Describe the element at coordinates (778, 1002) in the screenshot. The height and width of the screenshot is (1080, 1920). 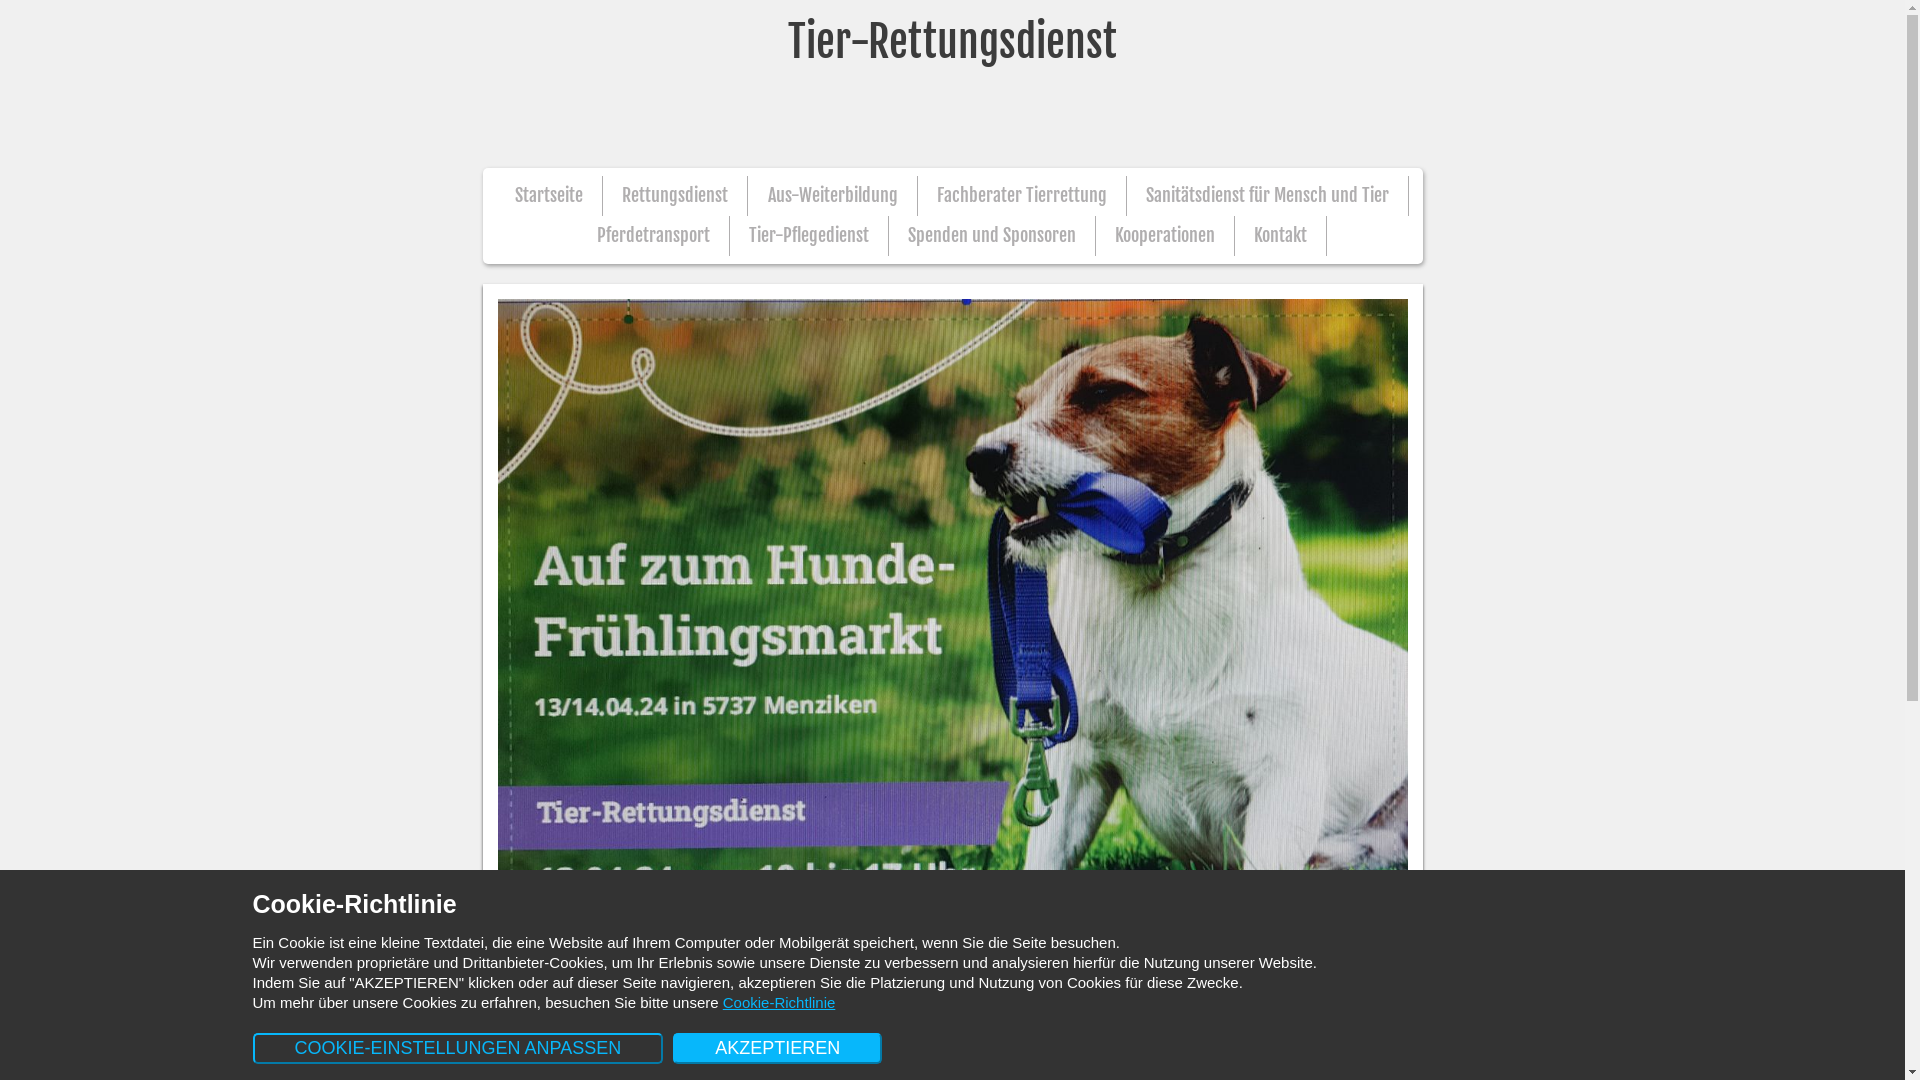
I see `'Cookie-Richtlinie'` at that location.